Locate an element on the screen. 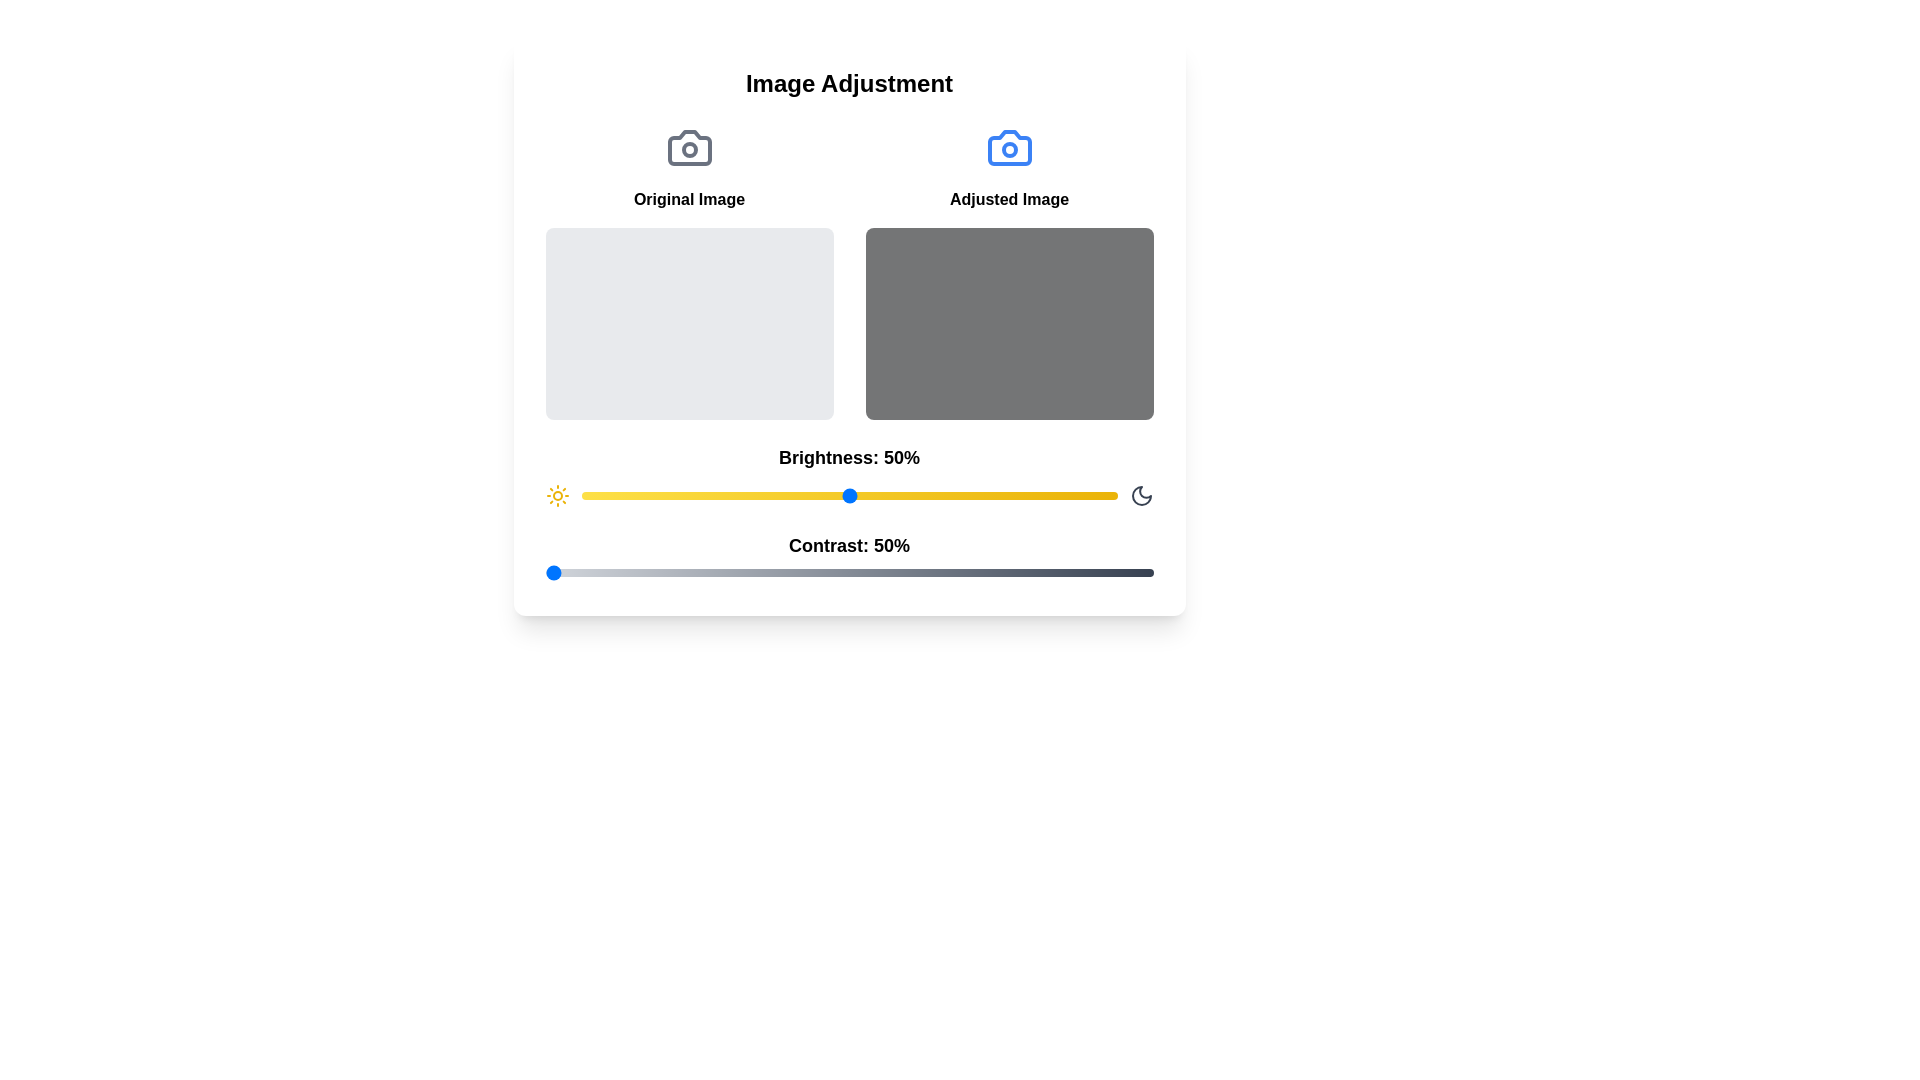 This screenshot has height=1080, width=1920. the contrast is located at coordinates (685, 573).